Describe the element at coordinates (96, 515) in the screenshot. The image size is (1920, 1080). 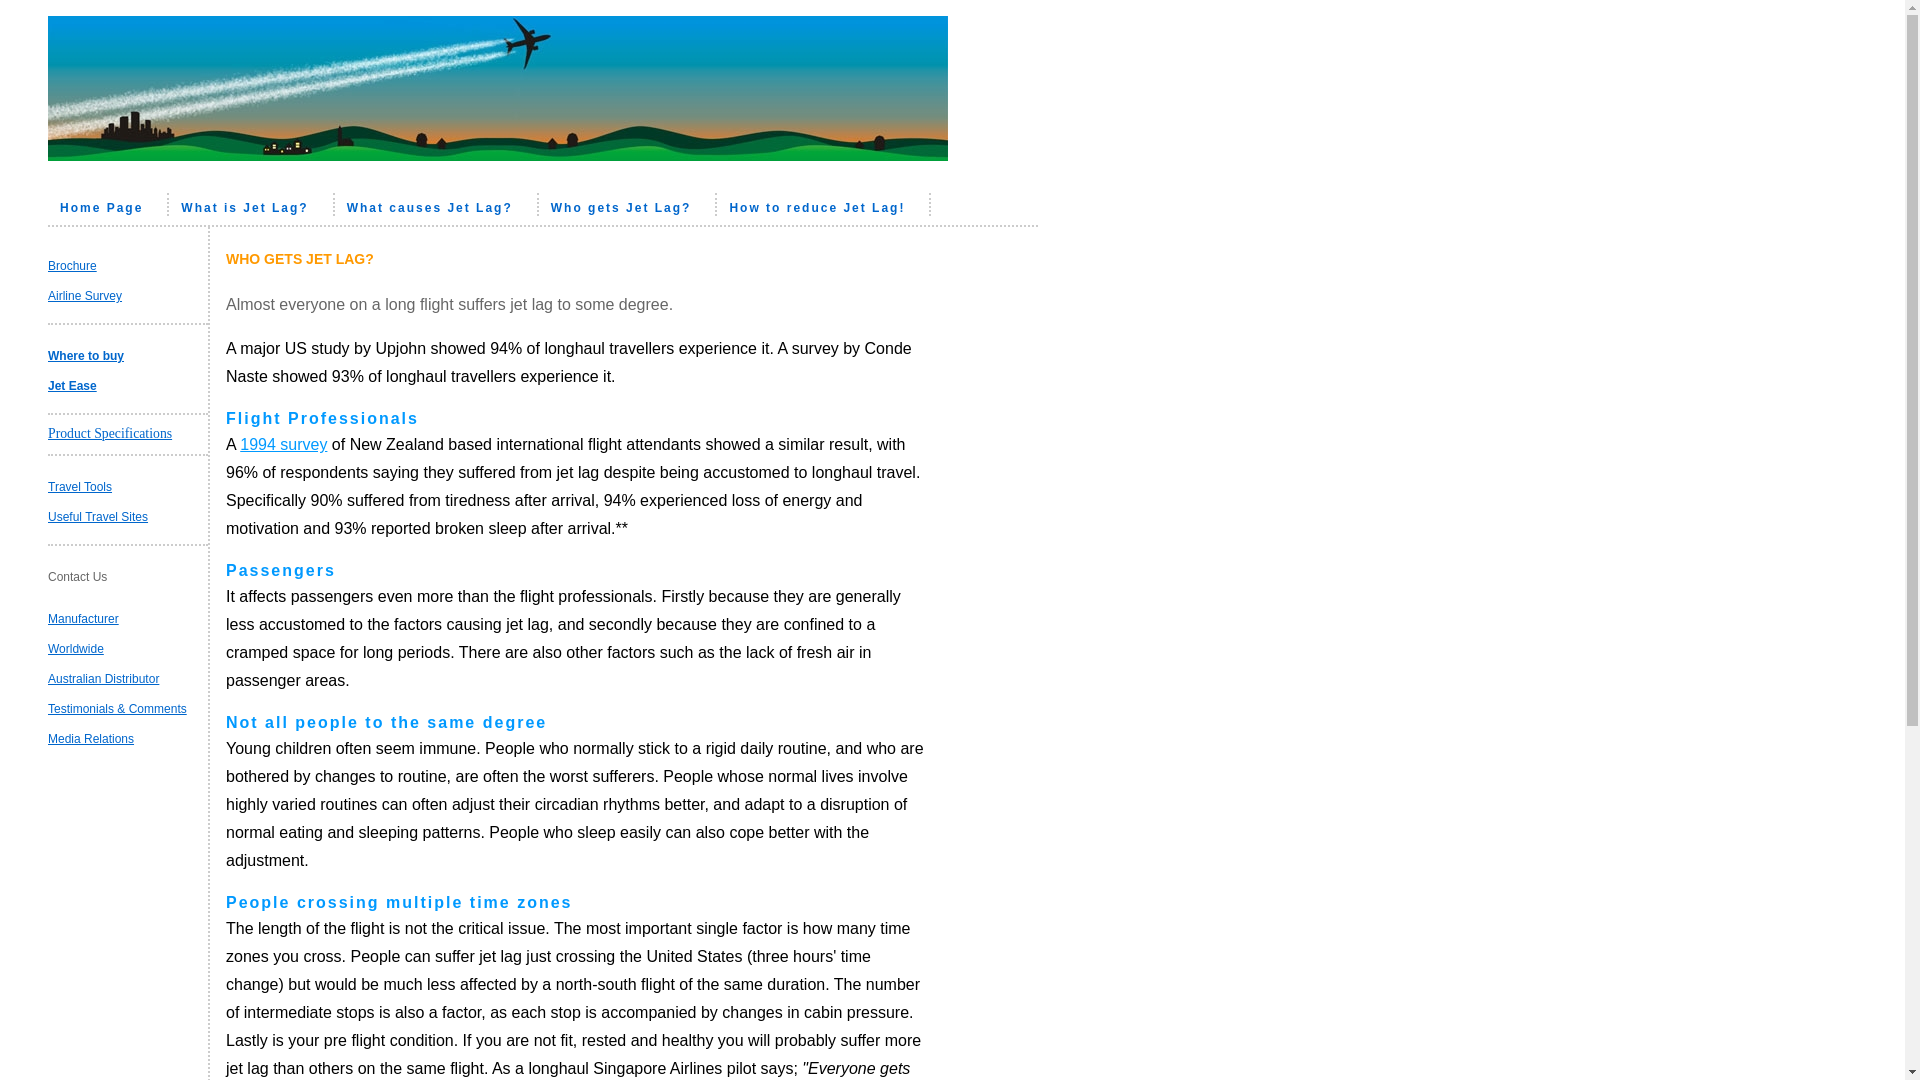
I see `'Useful Travel Sites'` at that location.